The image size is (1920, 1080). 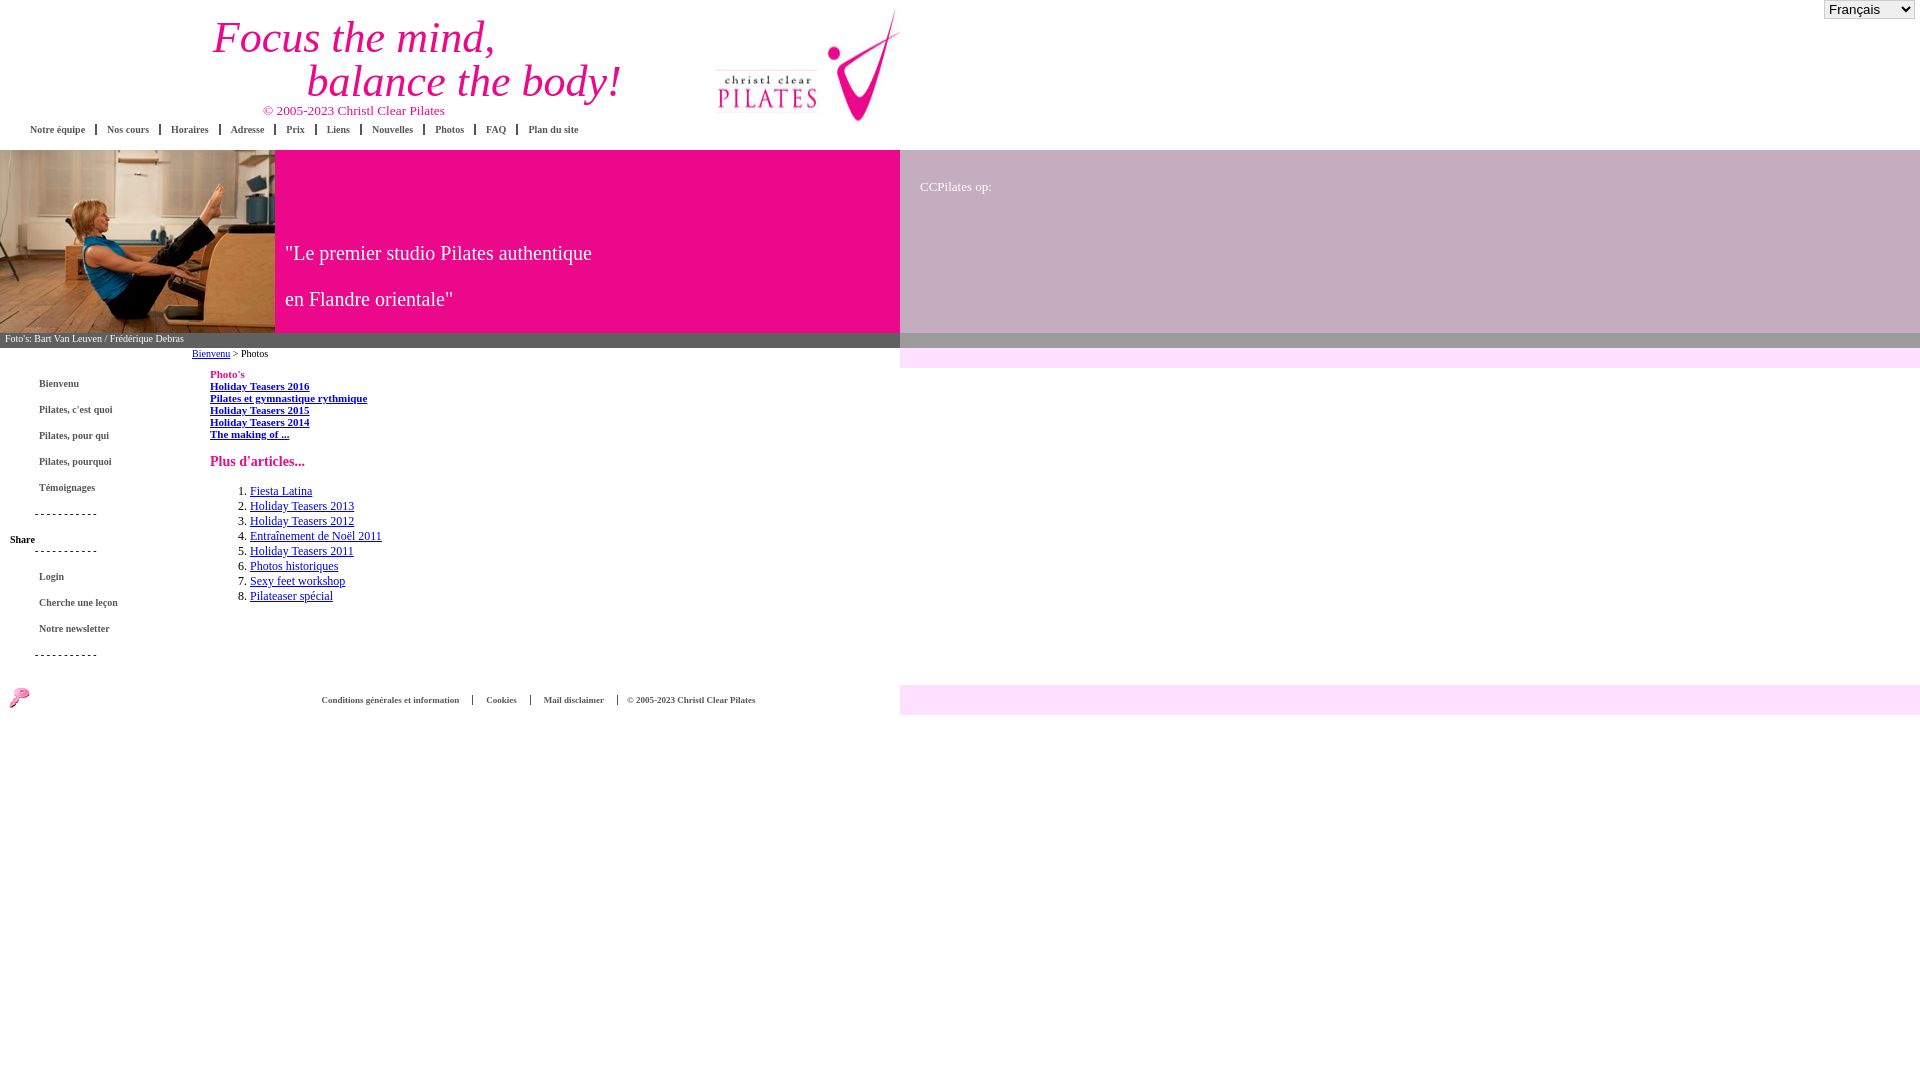 What do you see at coordinates (280, 490) in the screenshot?
I see `'Fiesta Latina'` at bounding box center [280, 490].